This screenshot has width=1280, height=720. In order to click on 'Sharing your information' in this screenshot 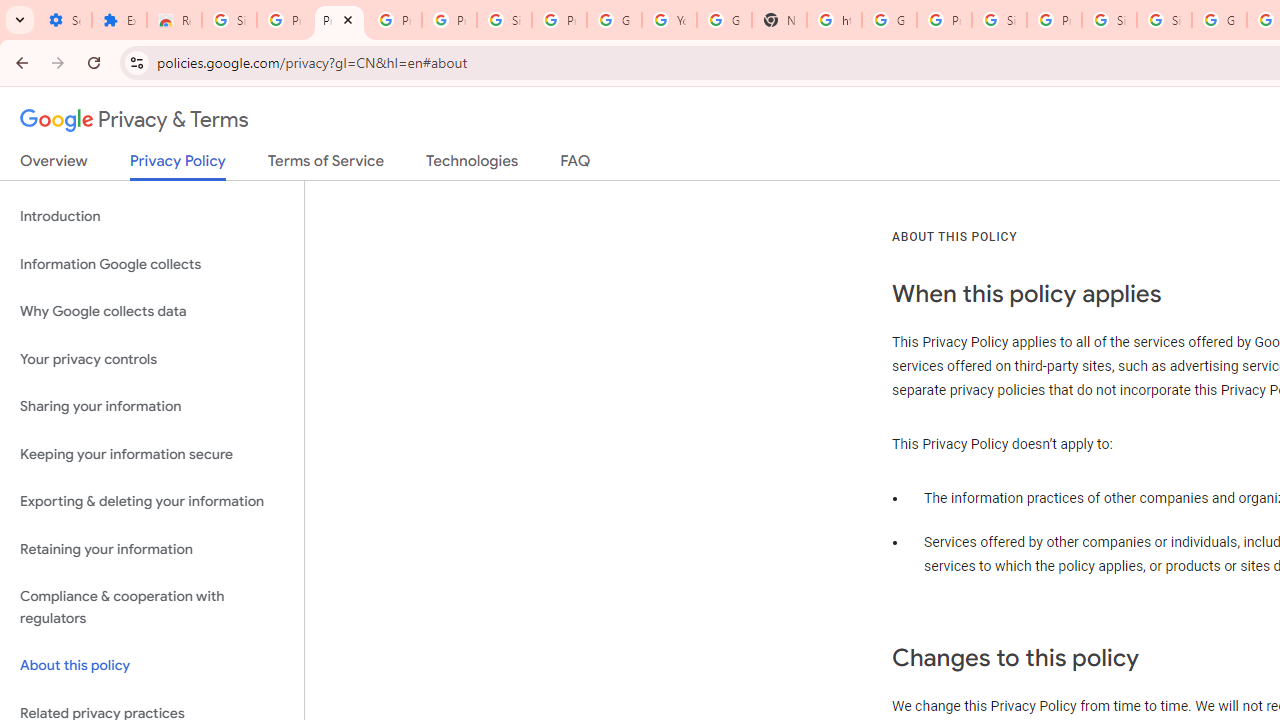, I will do `click(151, 406)`.